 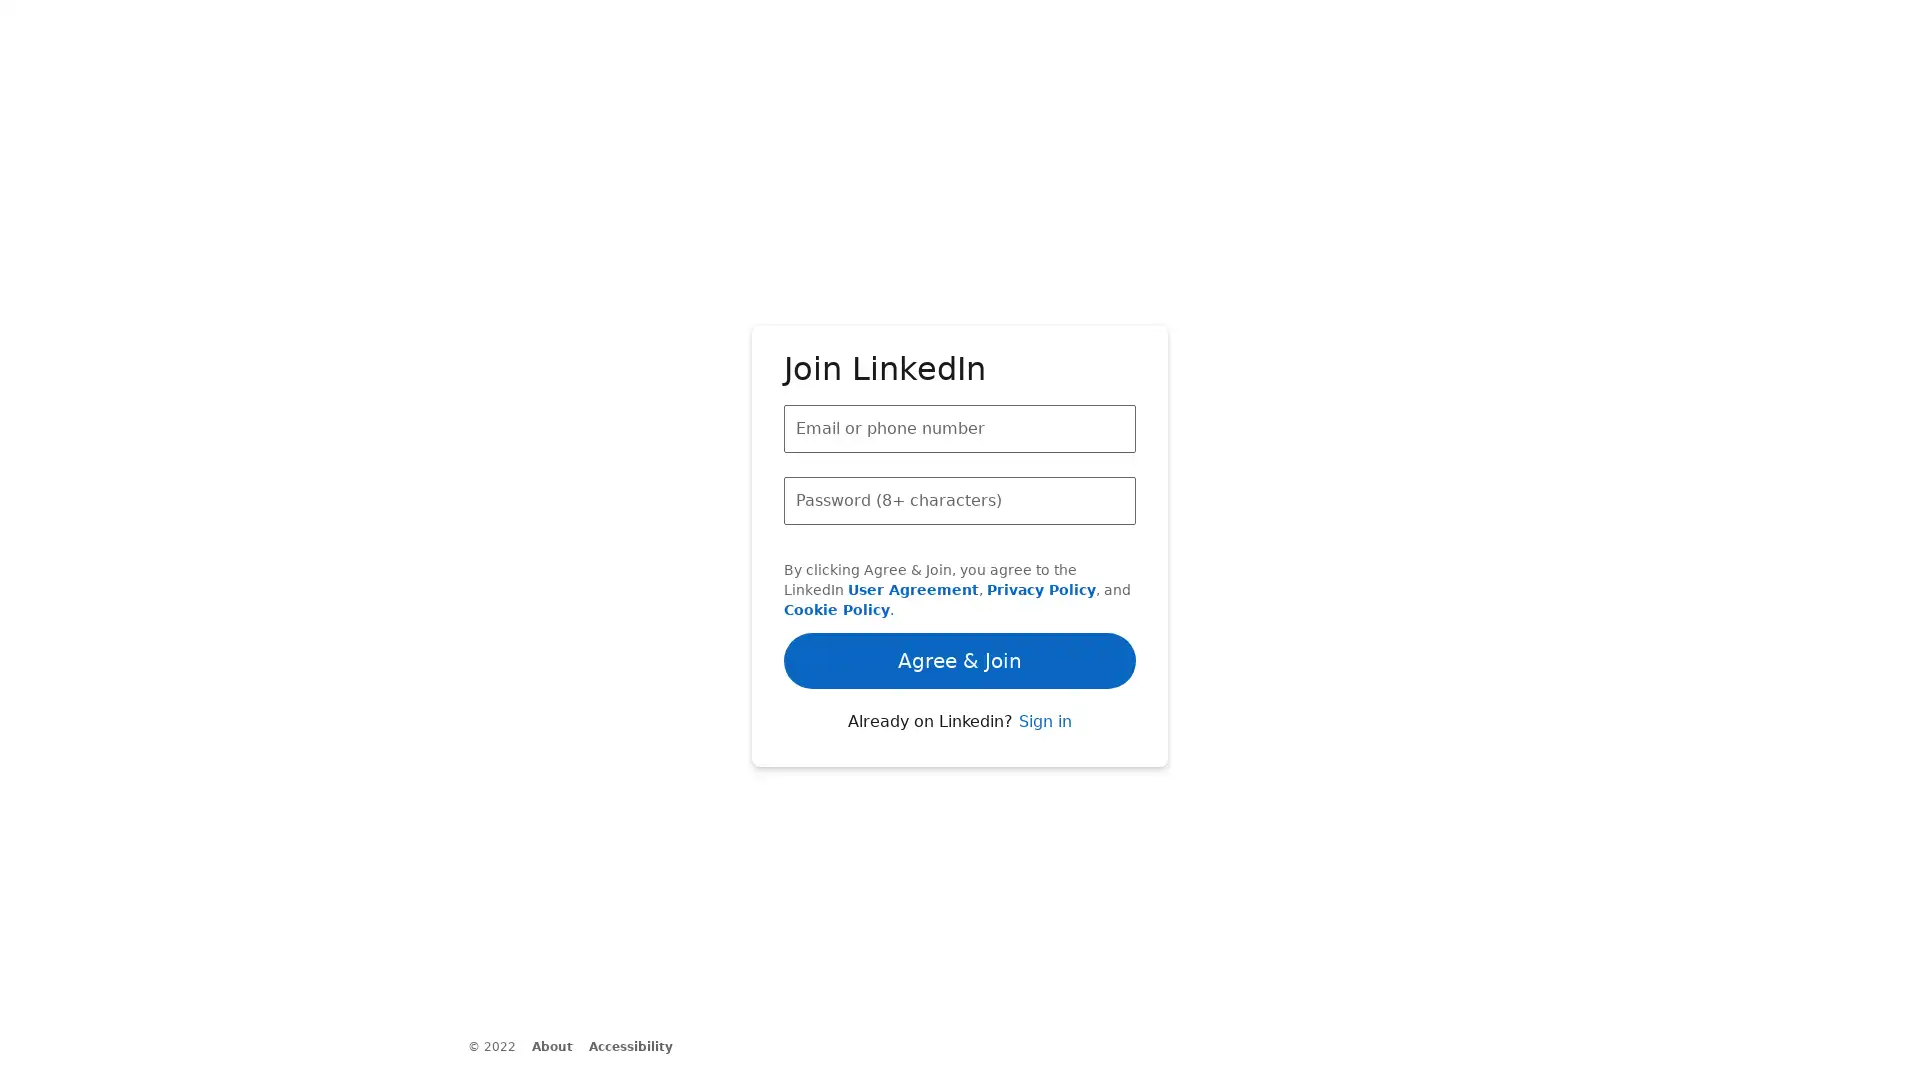 What do you see at coordinates (960, 593) in the screenshot?
I see `Agree & Join` at bounding box center [960, 593].